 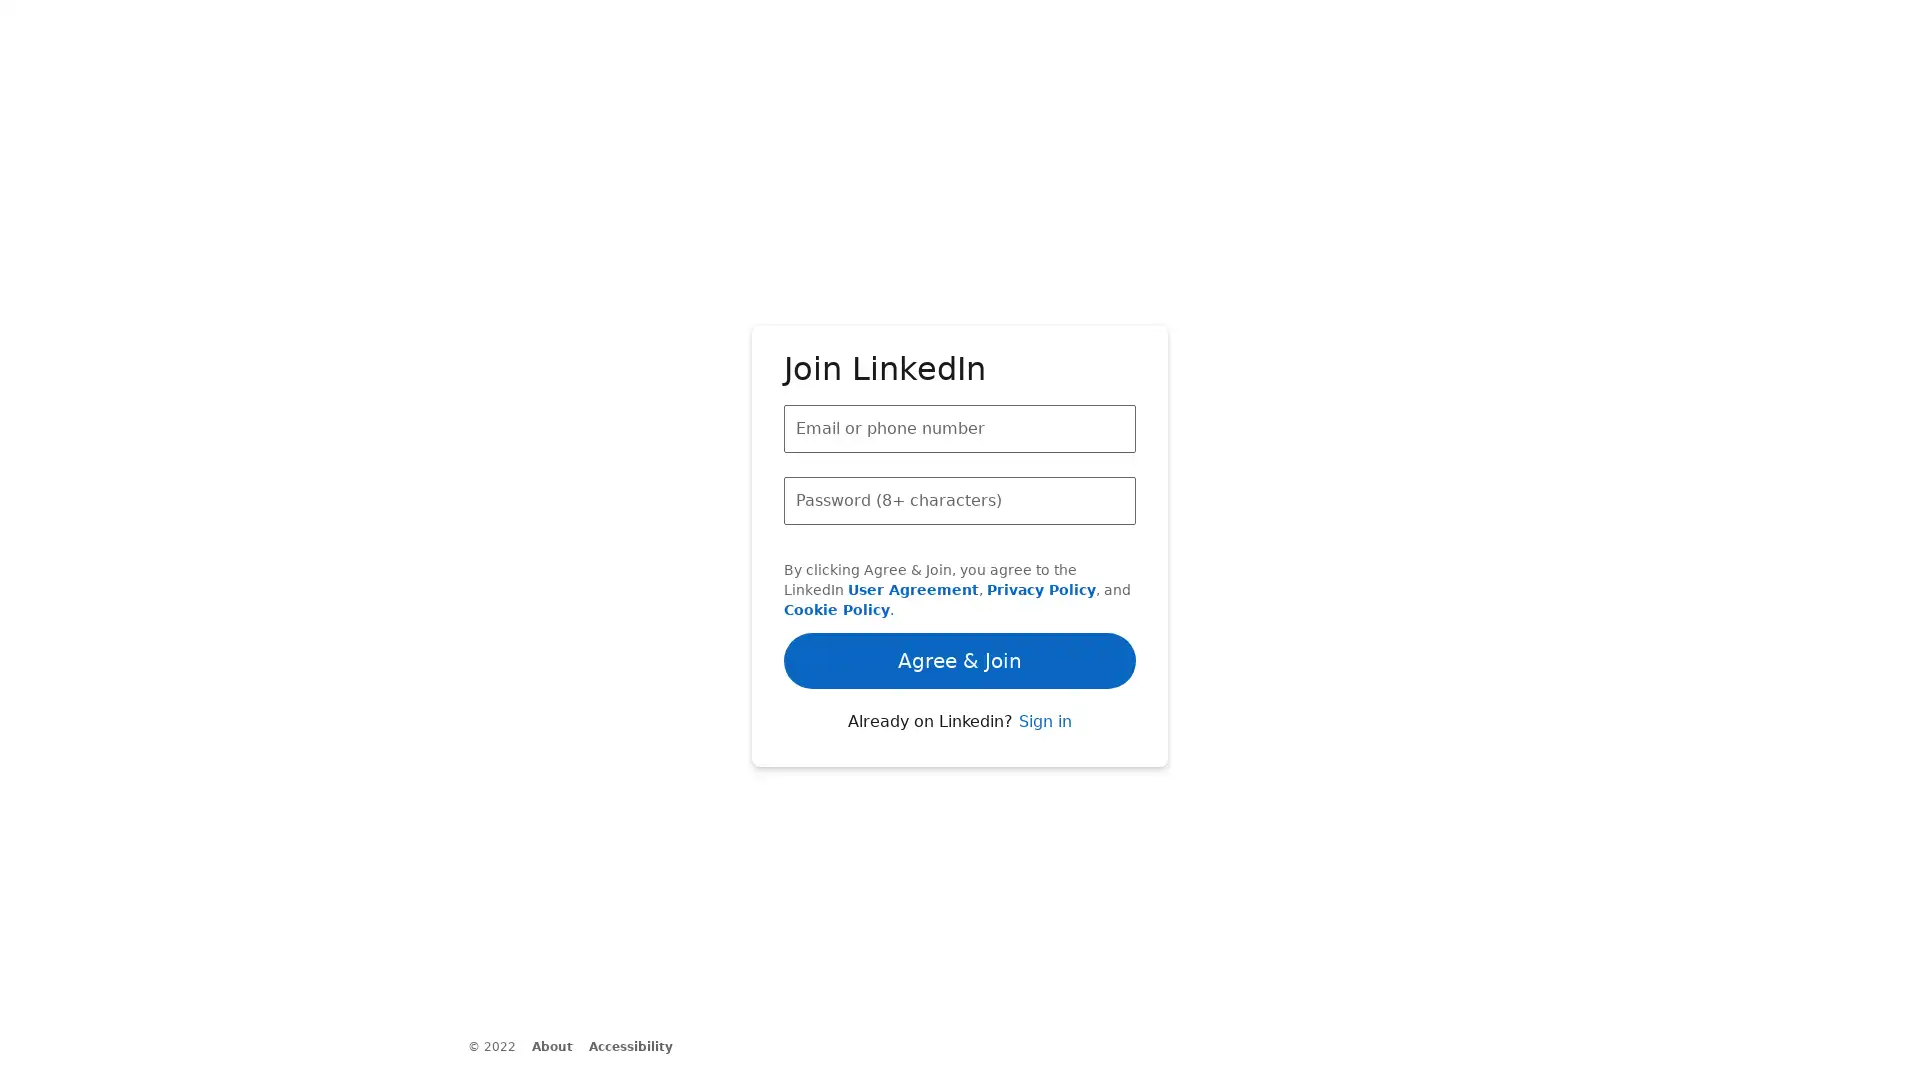 What do you see at coordinates (960, 593) in the screenshot?
I see `Agree & Join` at bounding box center [960, 593].